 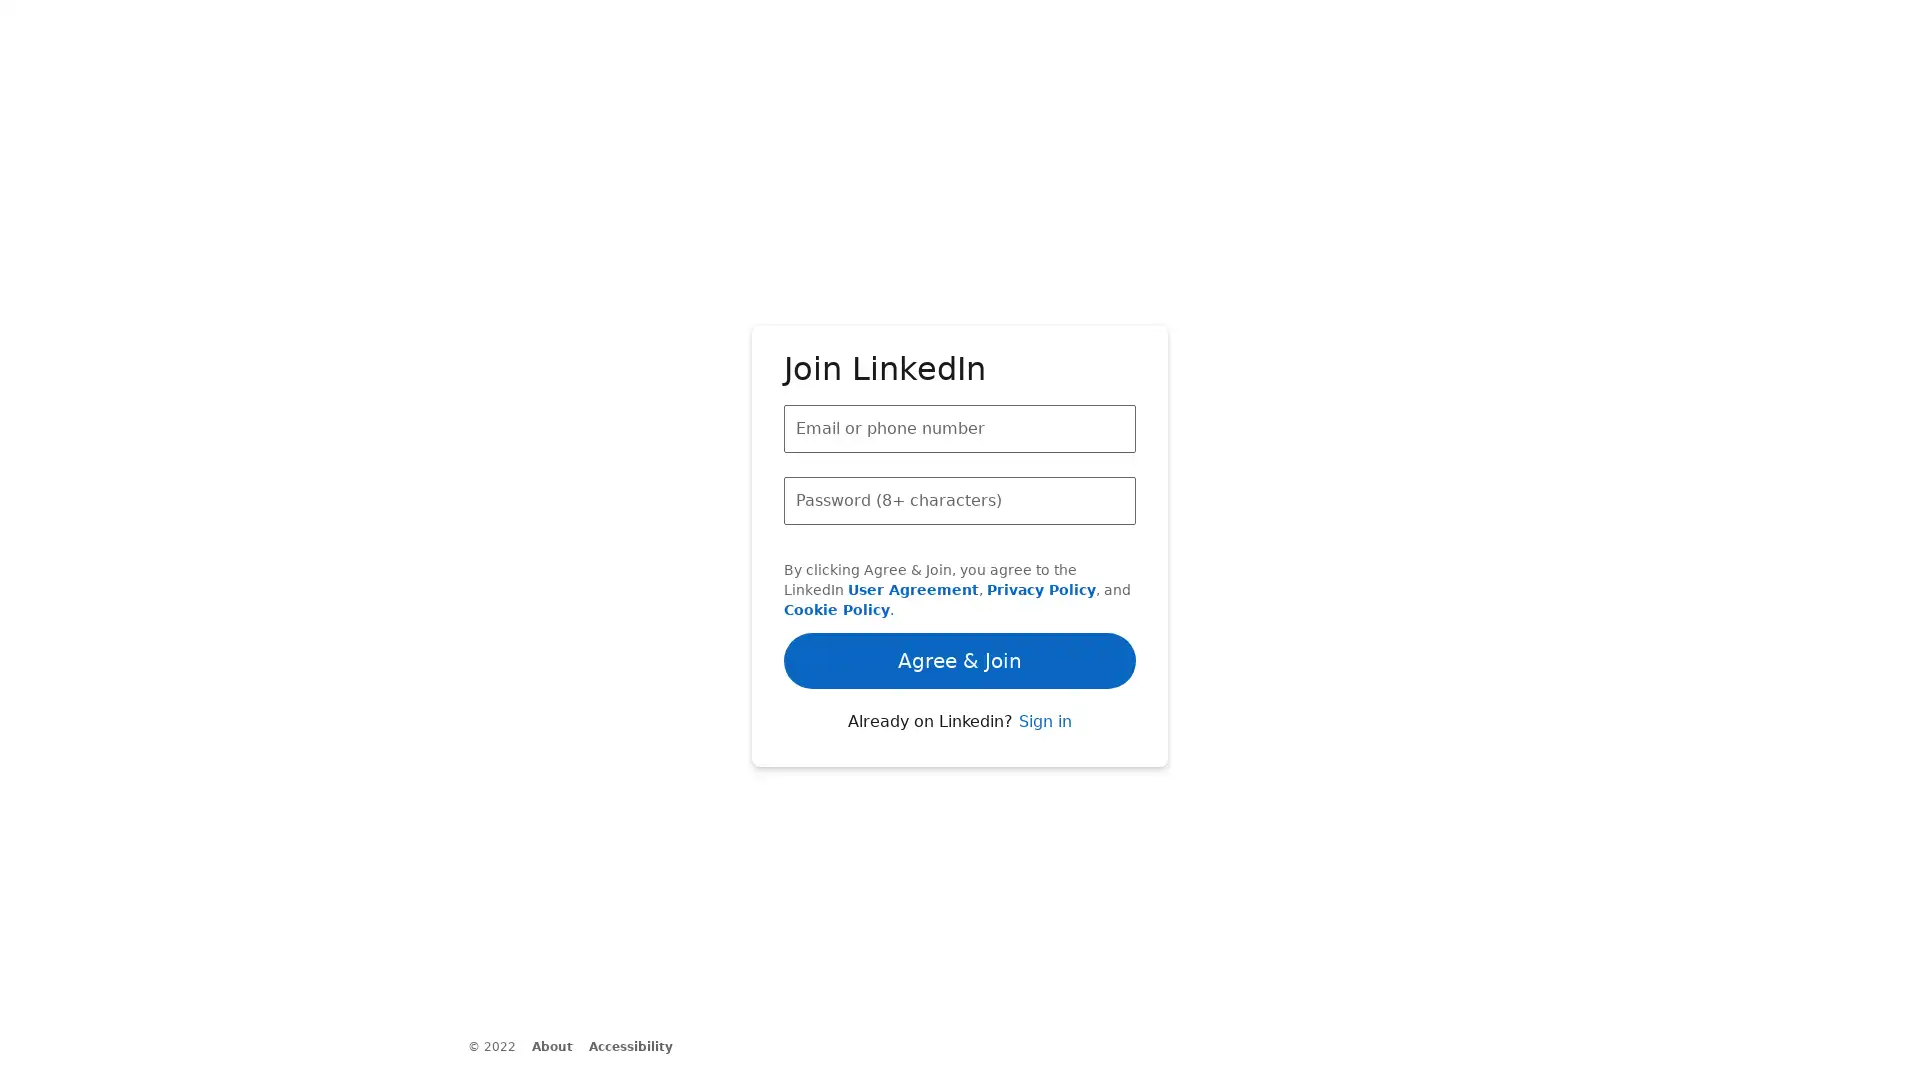 What do you see at coordinates (960, 593) in the screenshot?
I see `Agree & Join` at bounding box center [960, 593].